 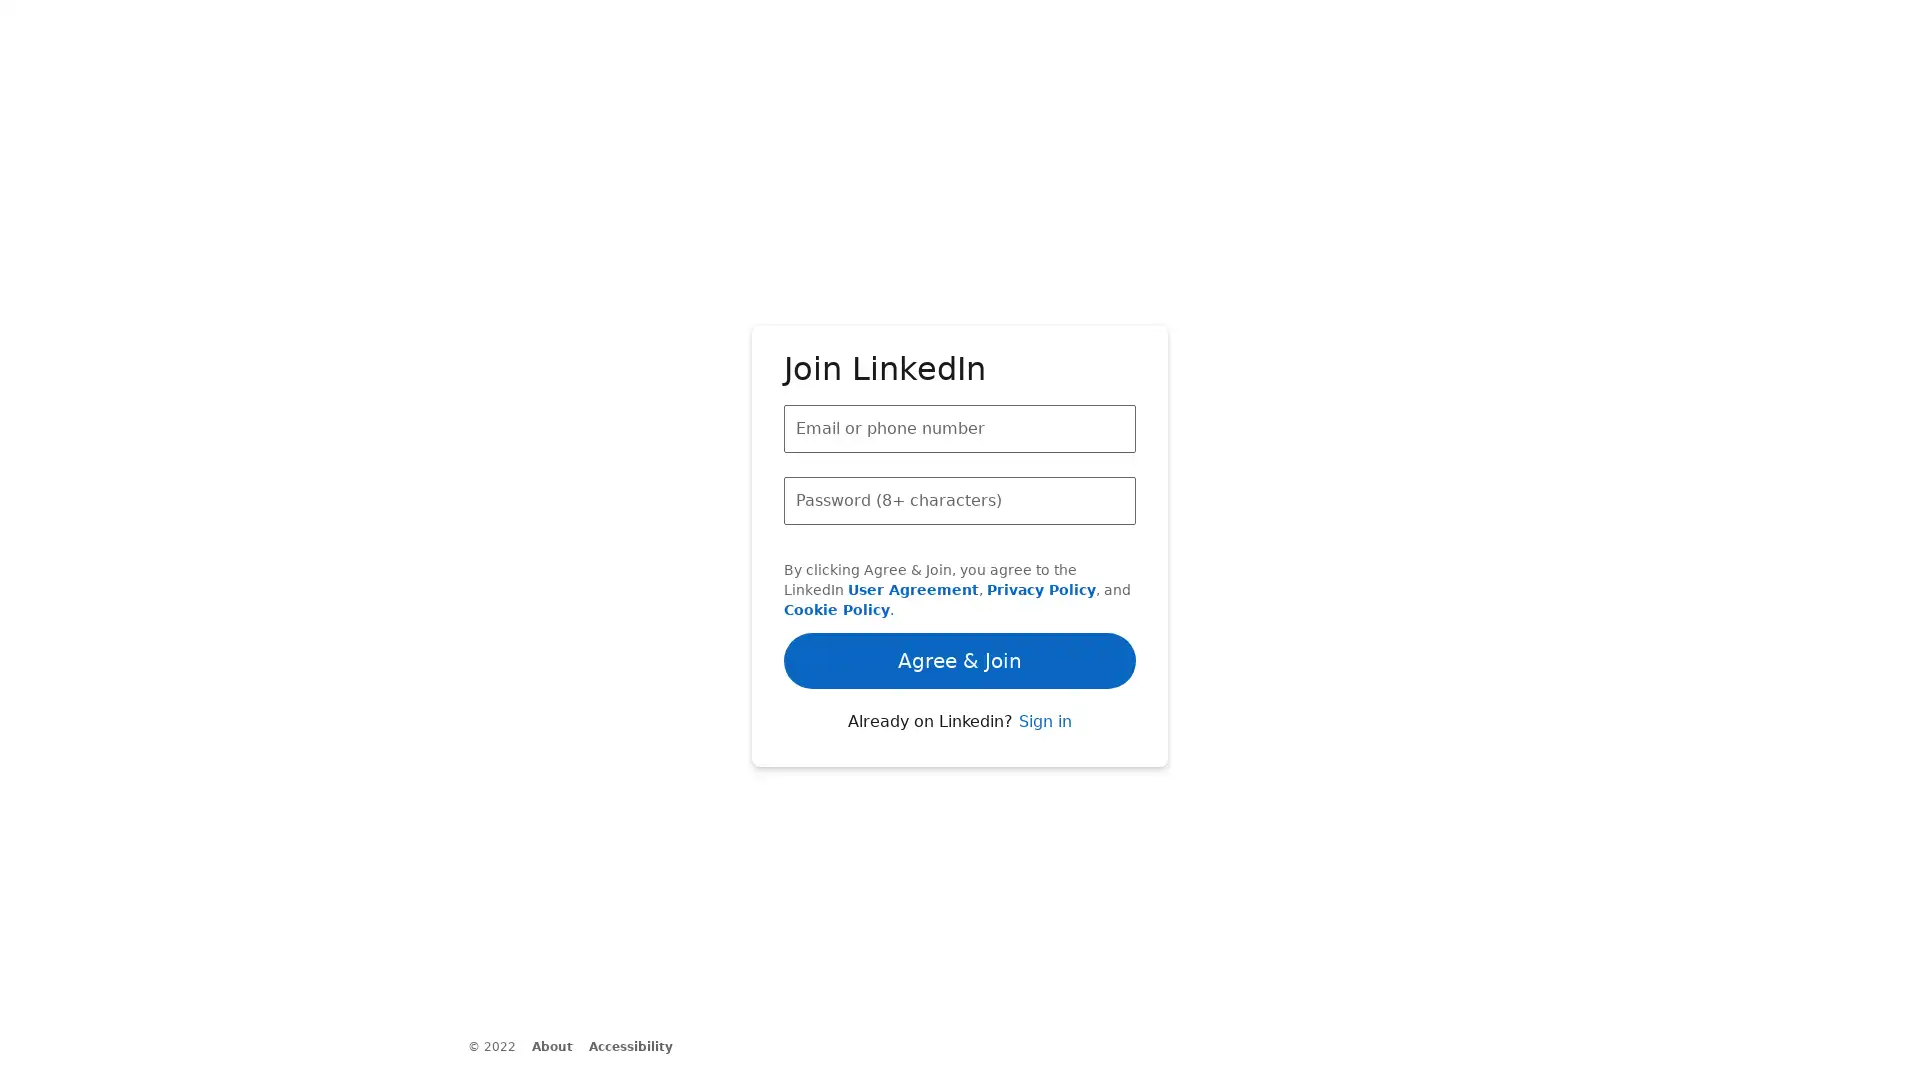 What do you see at coordinates (960, 593) in the screenshot?
I see `Agree & Join` at bounding box center [960, 593].